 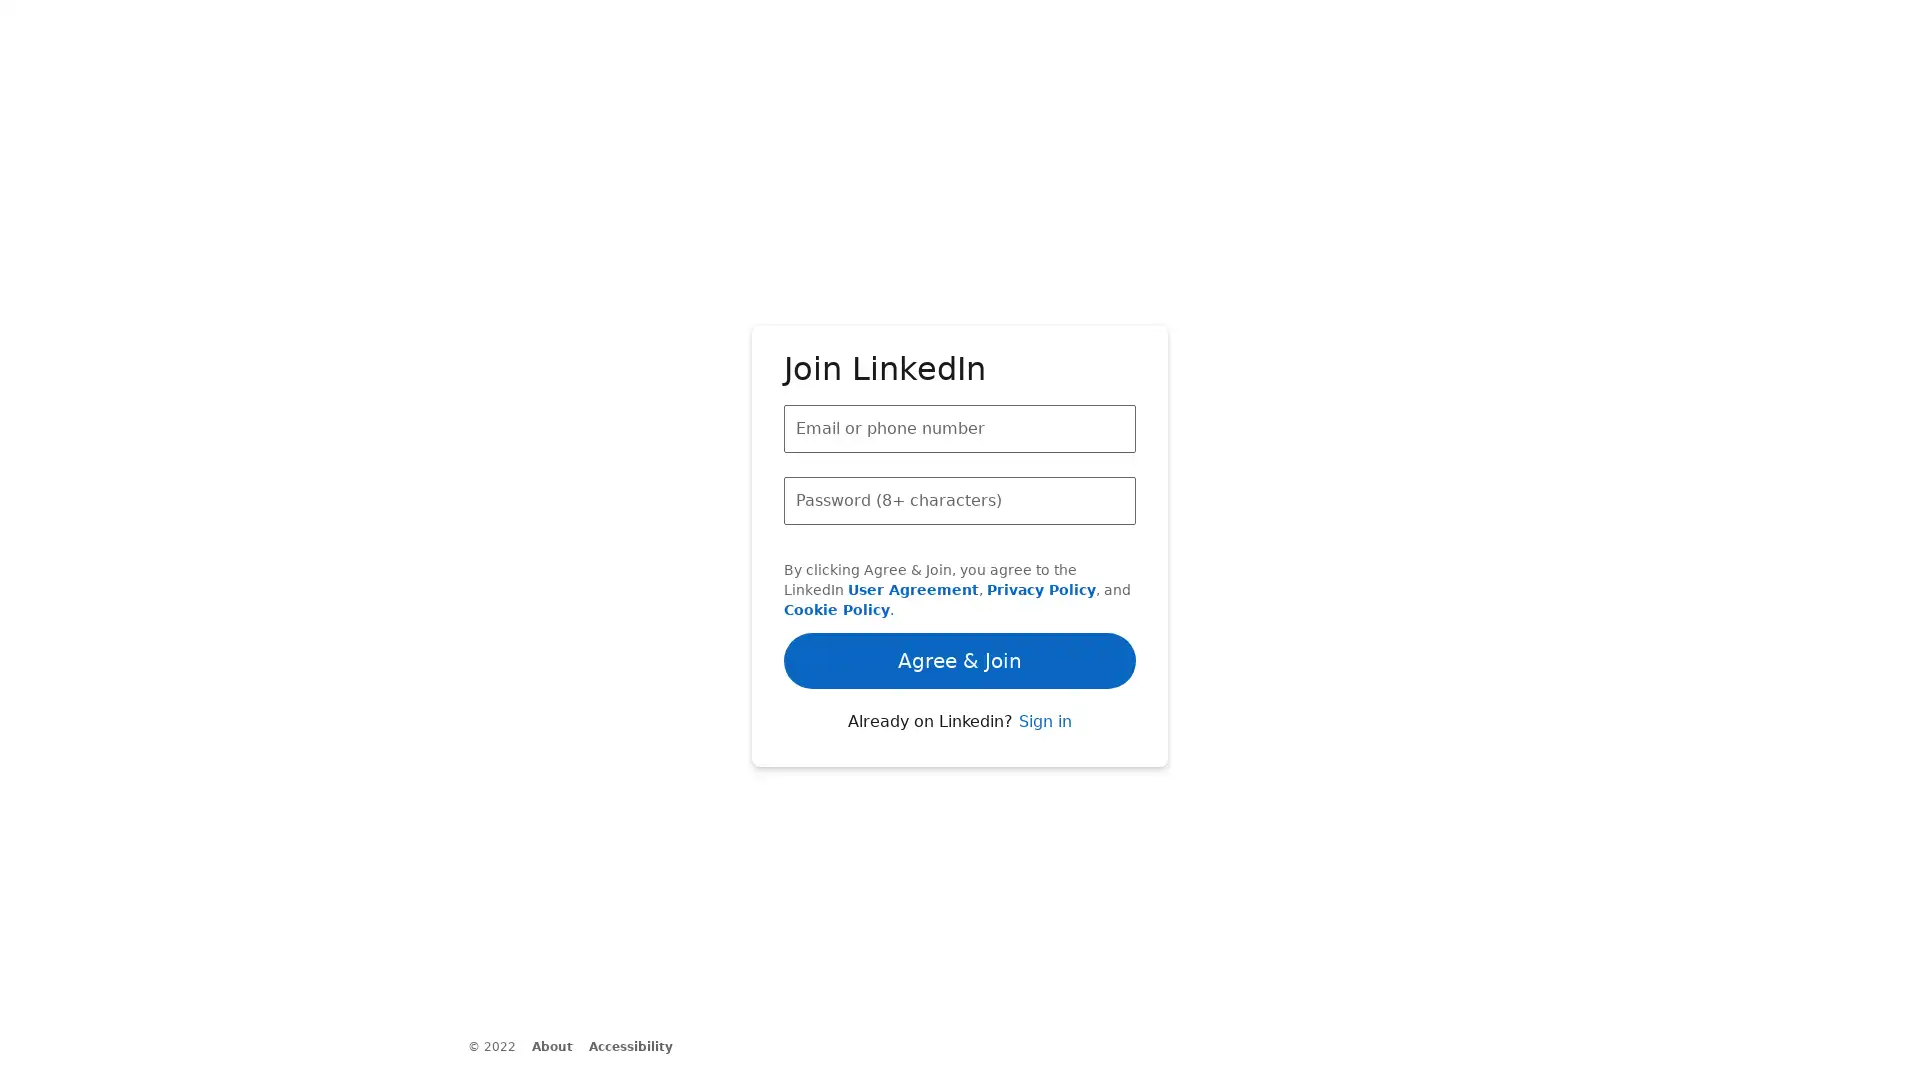 What do you see at coordinates (960, 593) in the screenshot?
I see `Agree & Join` at bounding box center [960, 593].